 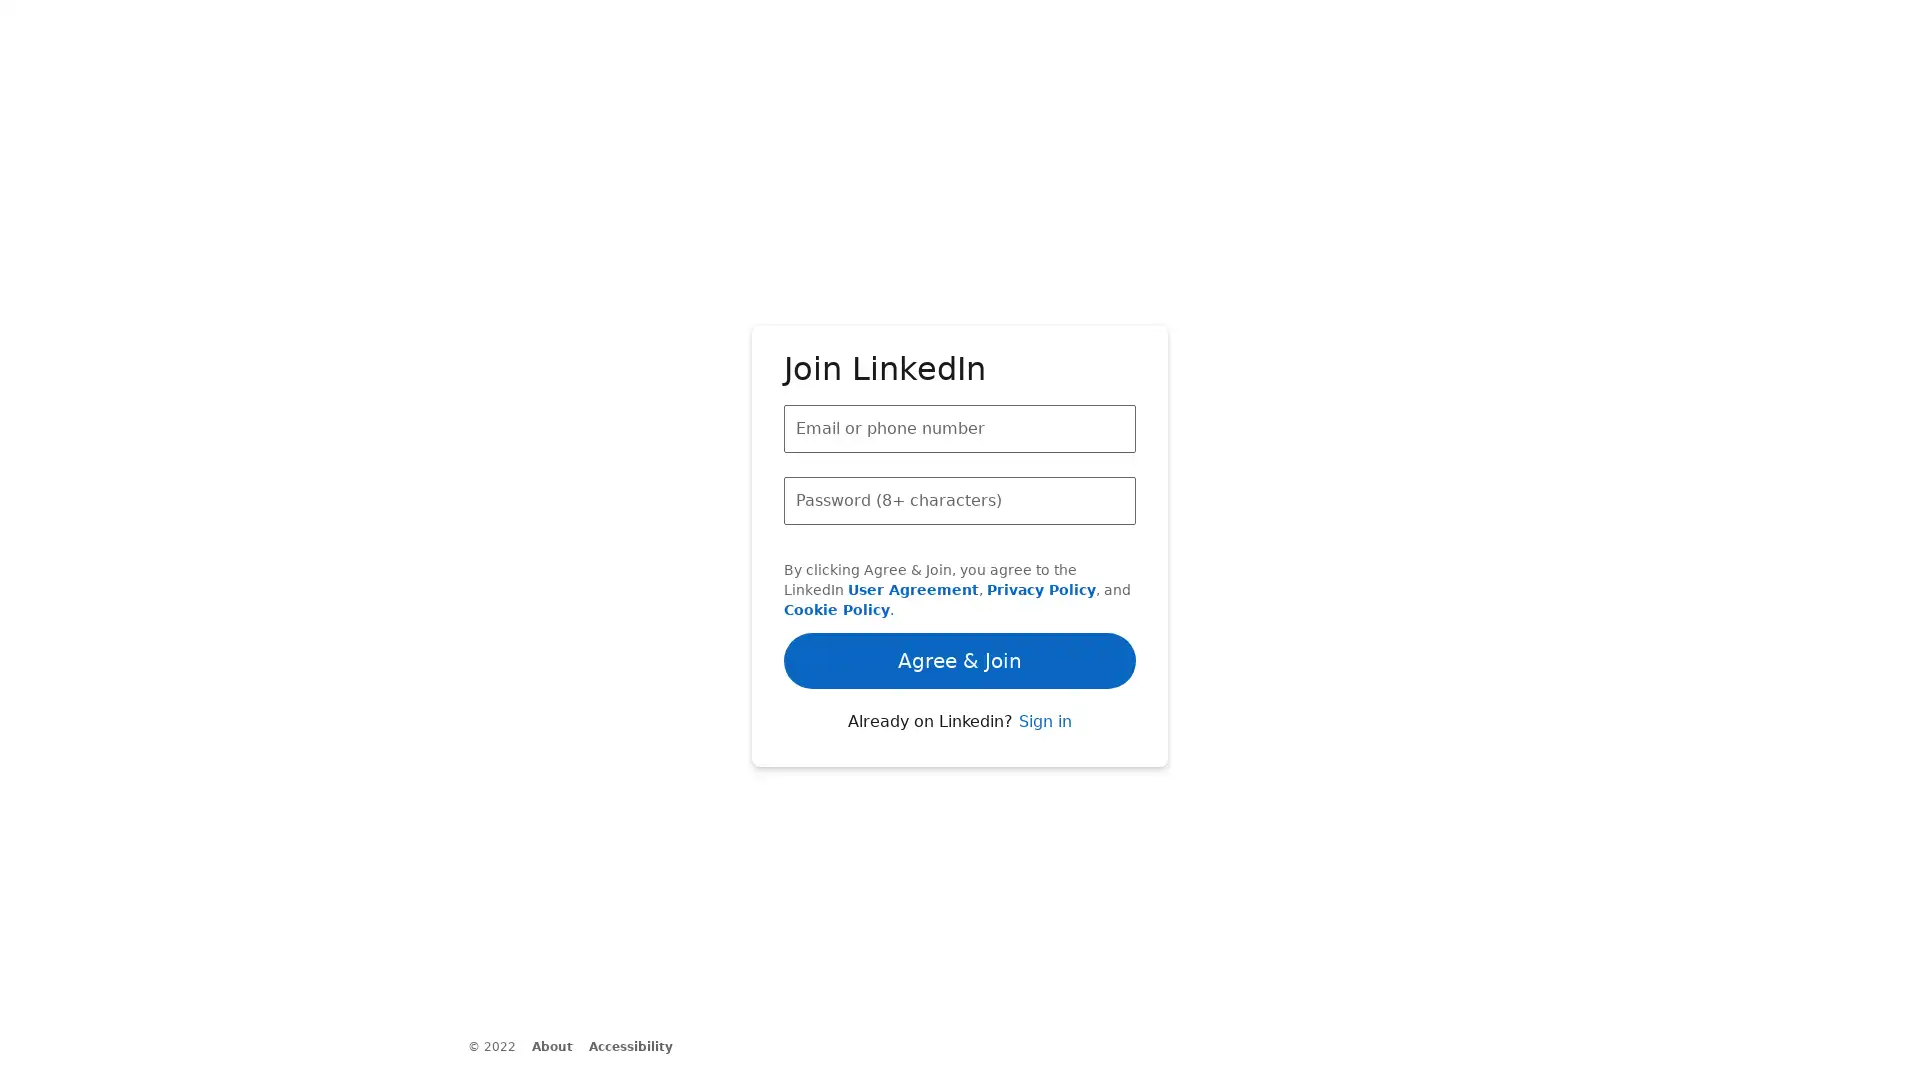 What do you see at coordinates (960, 593) in the screenshot?
I see `Agree & Join` at bounding box center [960, 593].